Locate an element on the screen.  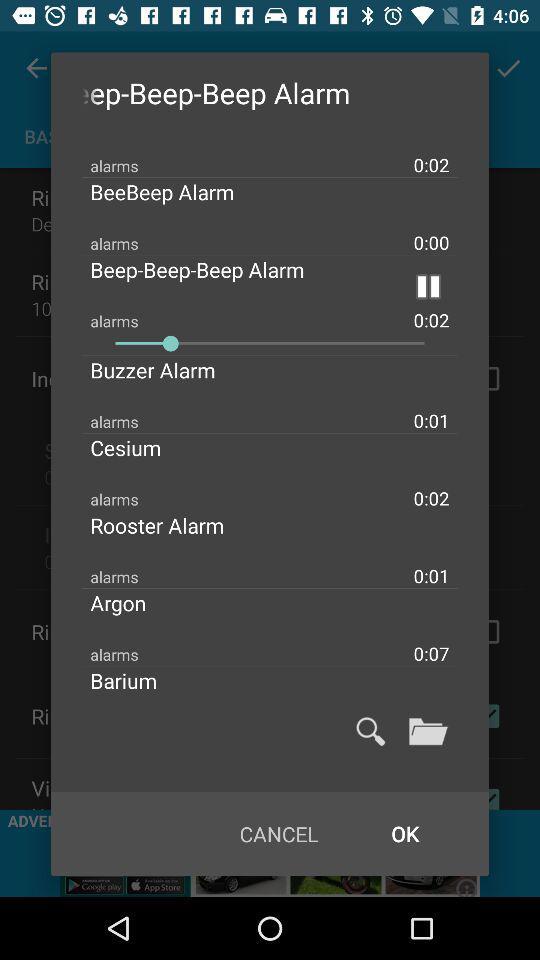
click button to pause alarm is located at coordinates (427, 285).